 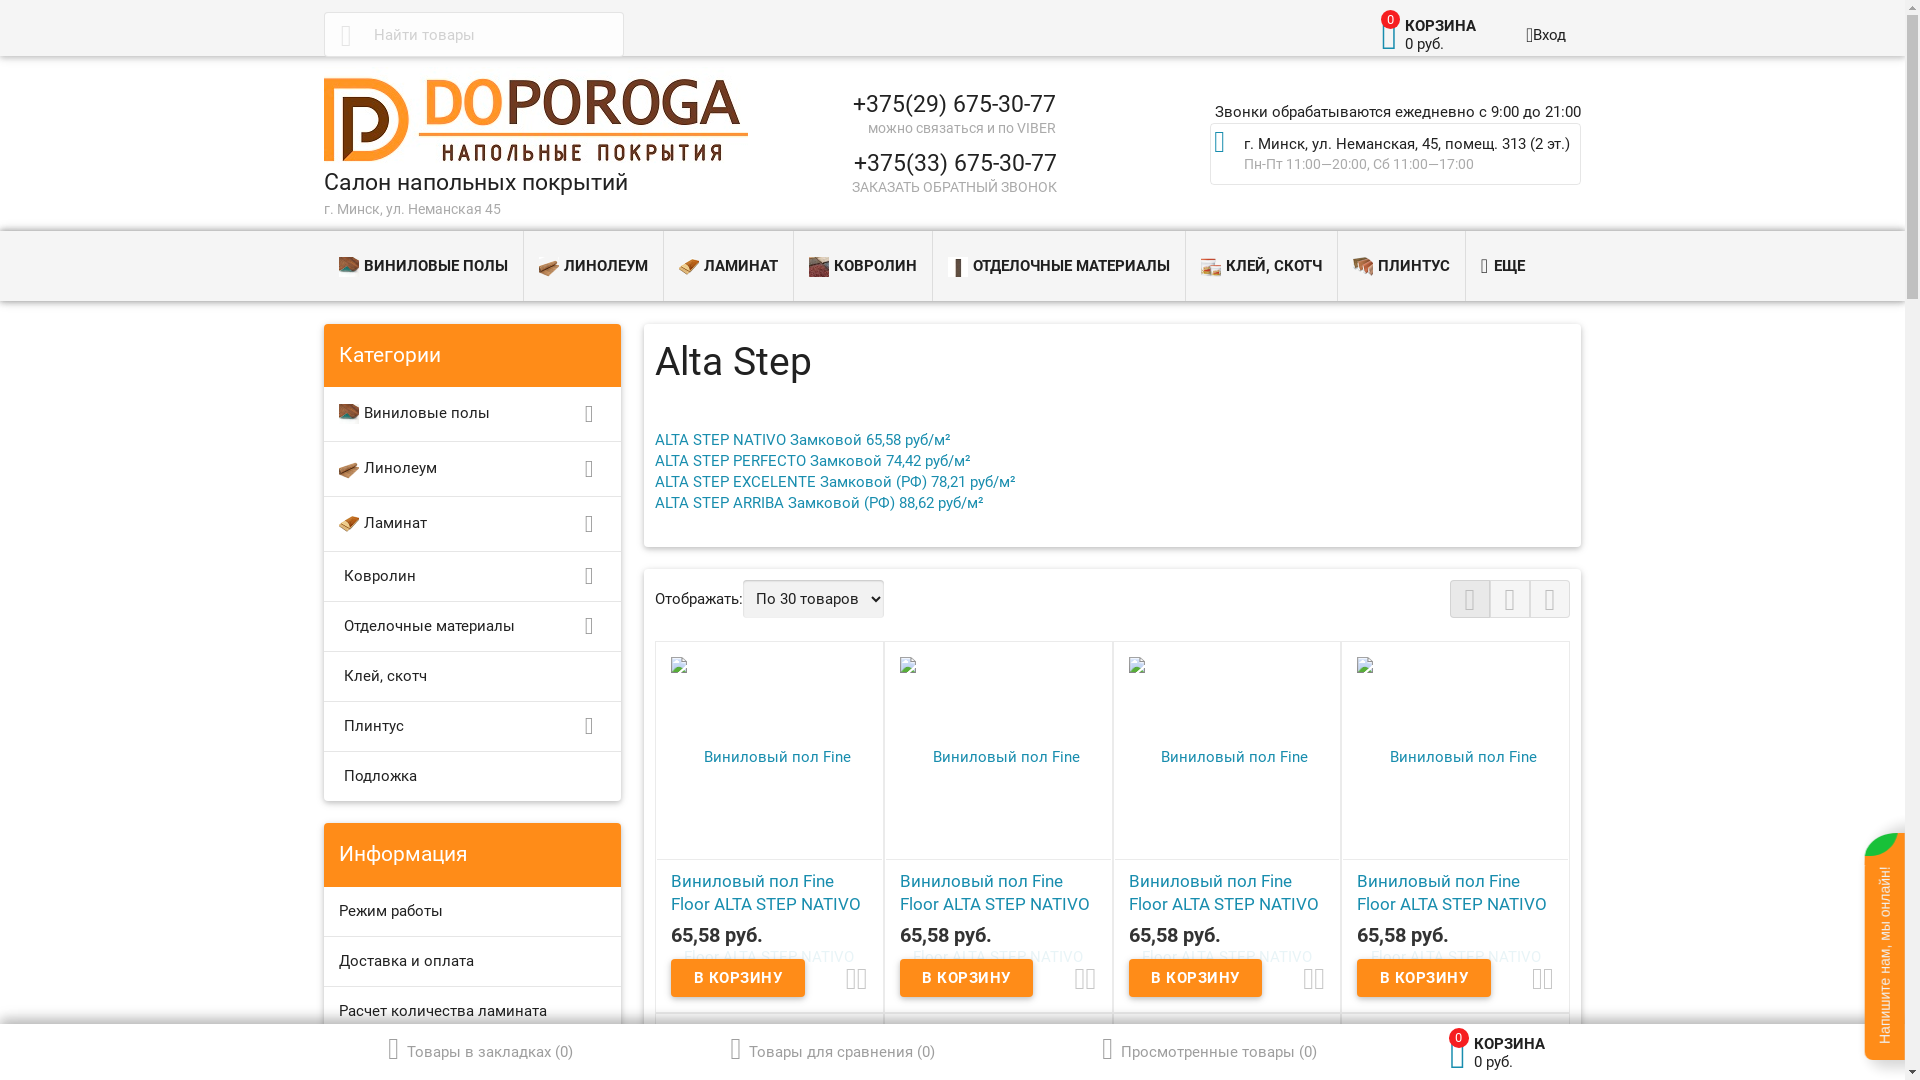 I want to click on '+375(29) 675-30-77', so click(x=851, y=104).